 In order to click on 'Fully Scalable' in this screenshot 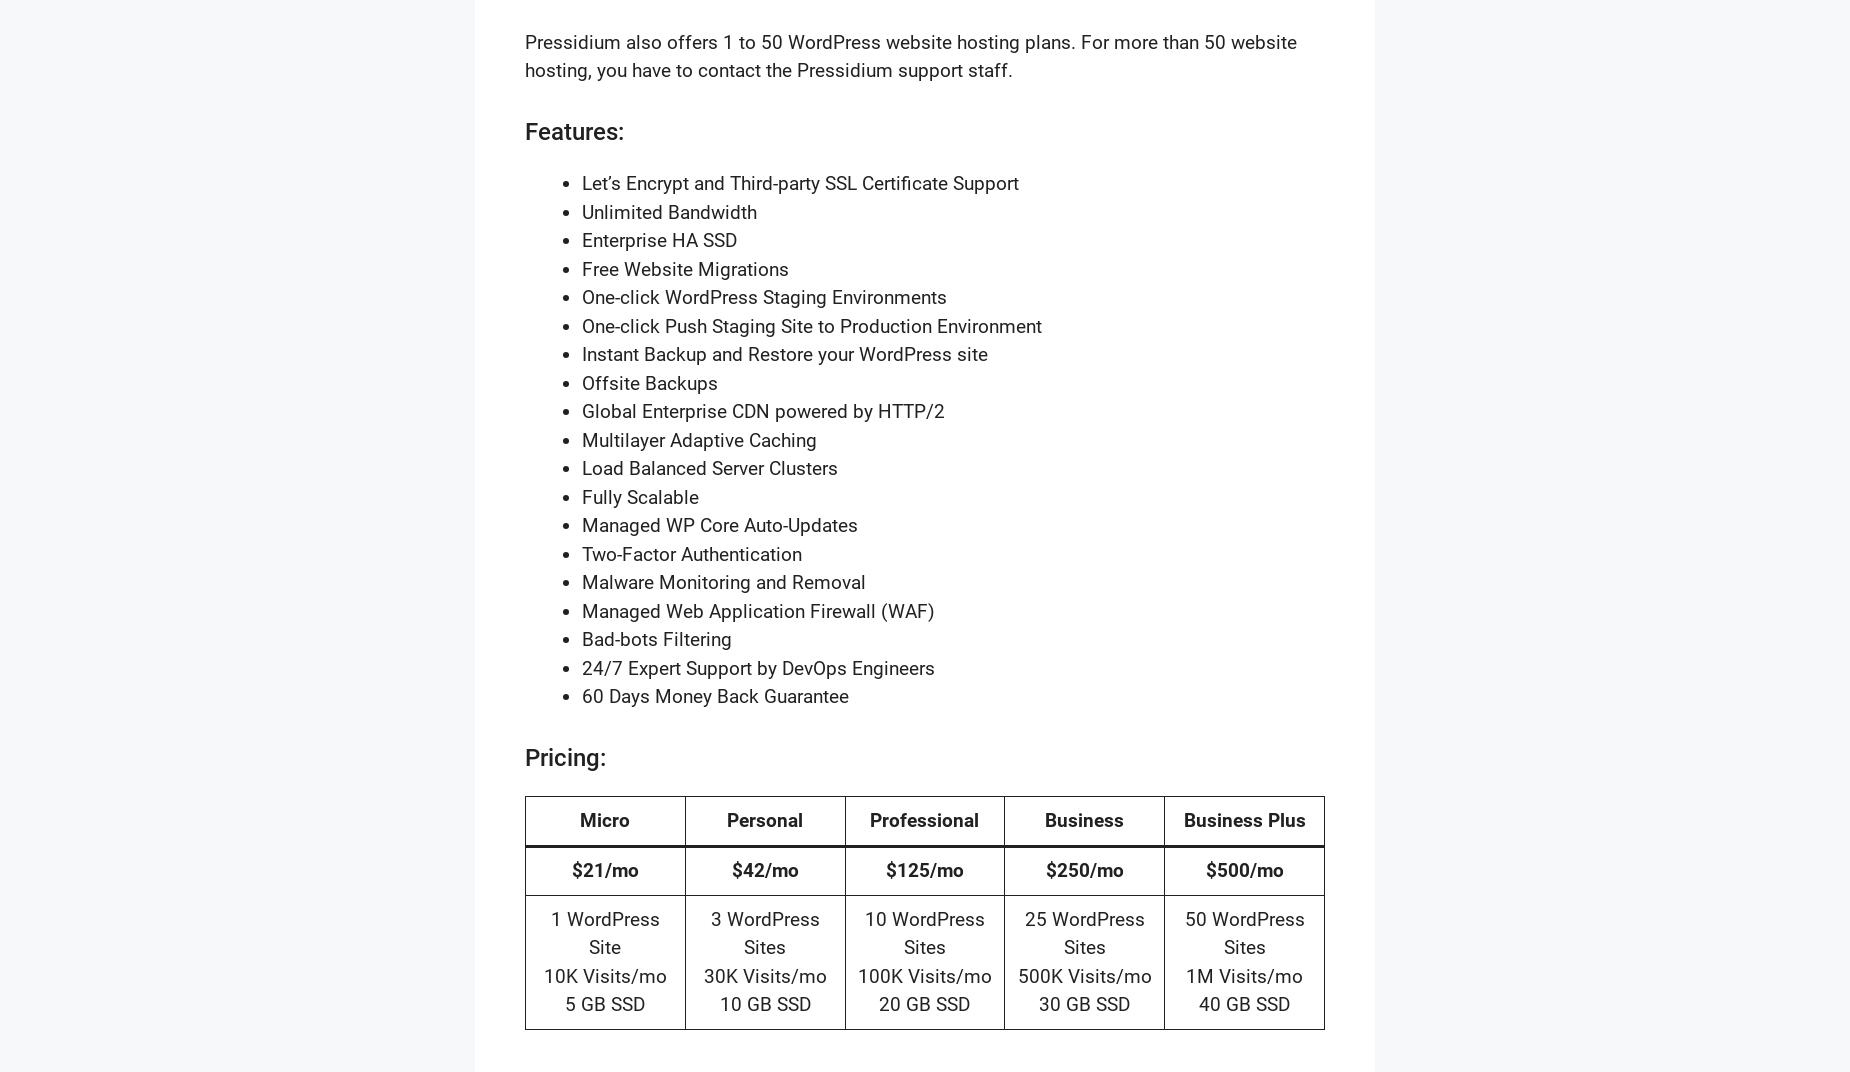, I will do `click(582, 496)`.